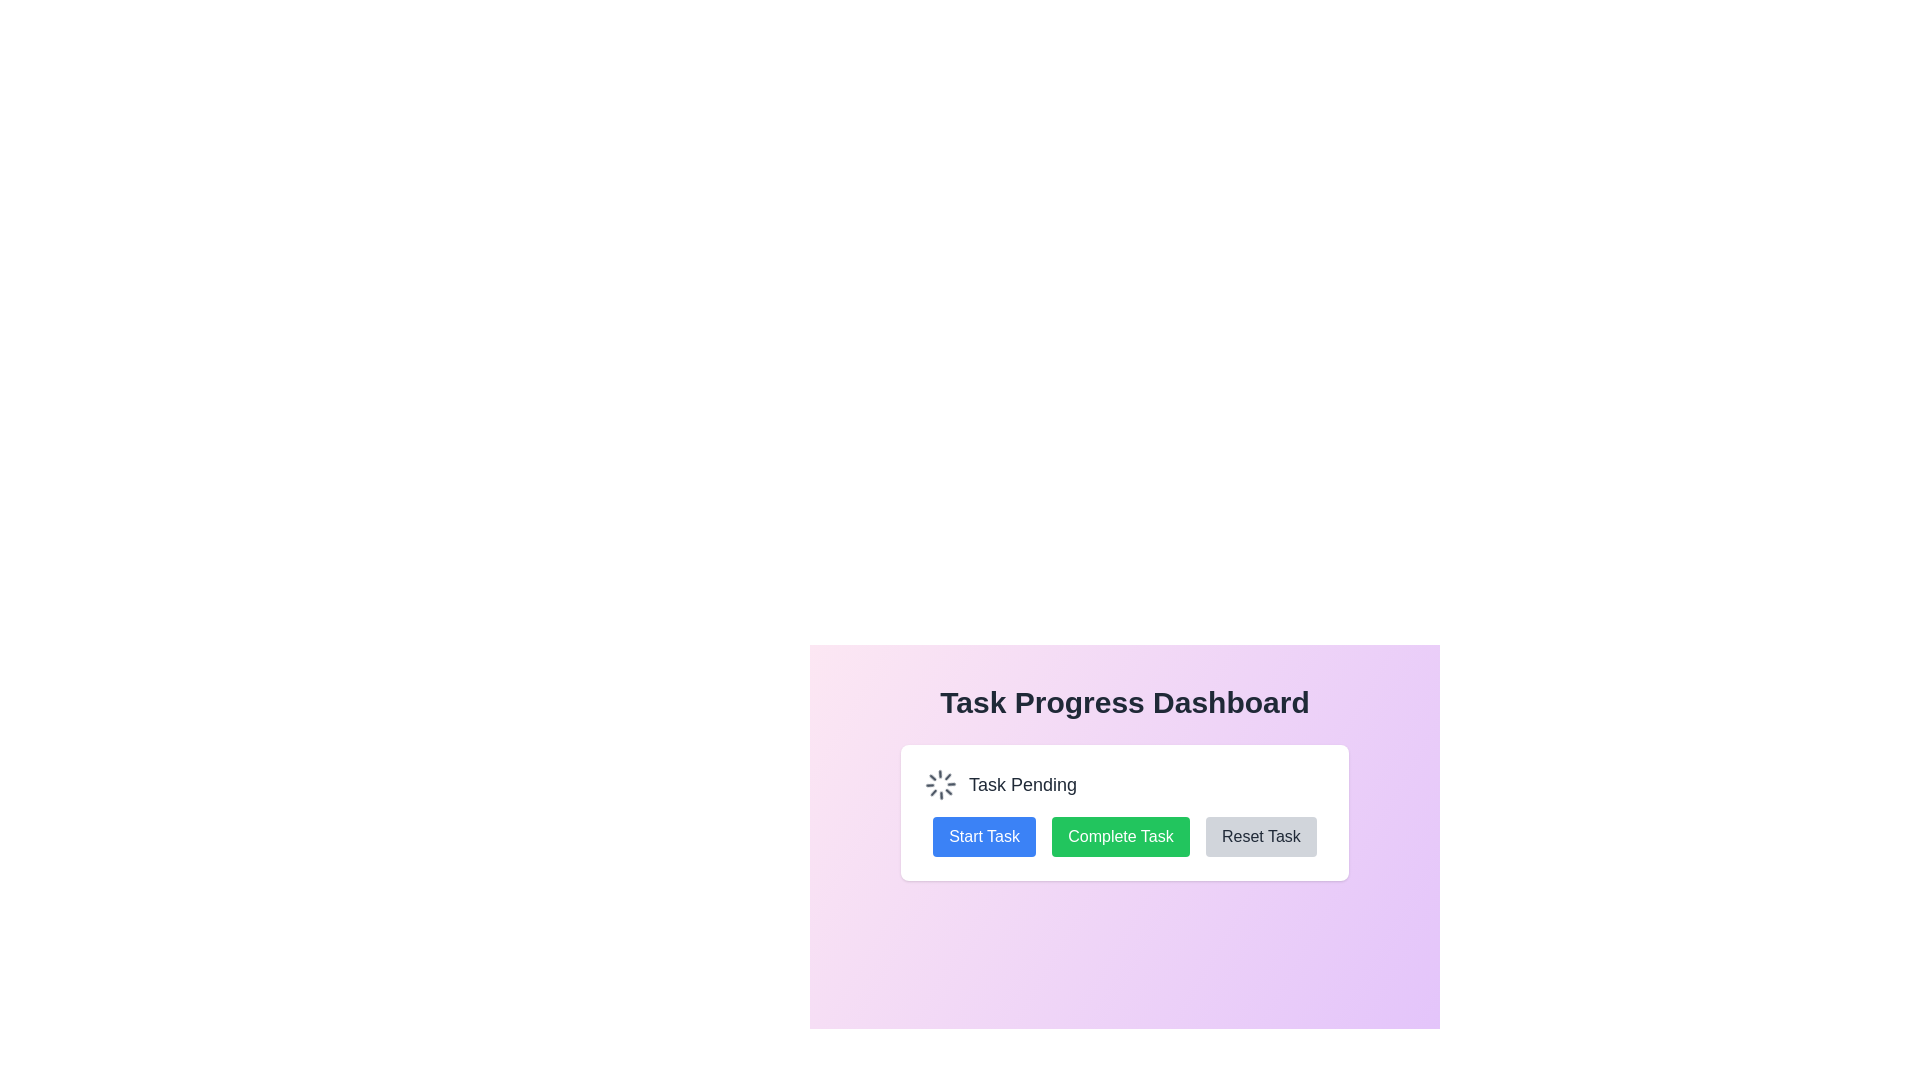  Describe the element at coordinates (1124, 837) in the screenshot. I see `the second button in the row of three buttons located near the lower section of the card to mark the task as completed` at that location.